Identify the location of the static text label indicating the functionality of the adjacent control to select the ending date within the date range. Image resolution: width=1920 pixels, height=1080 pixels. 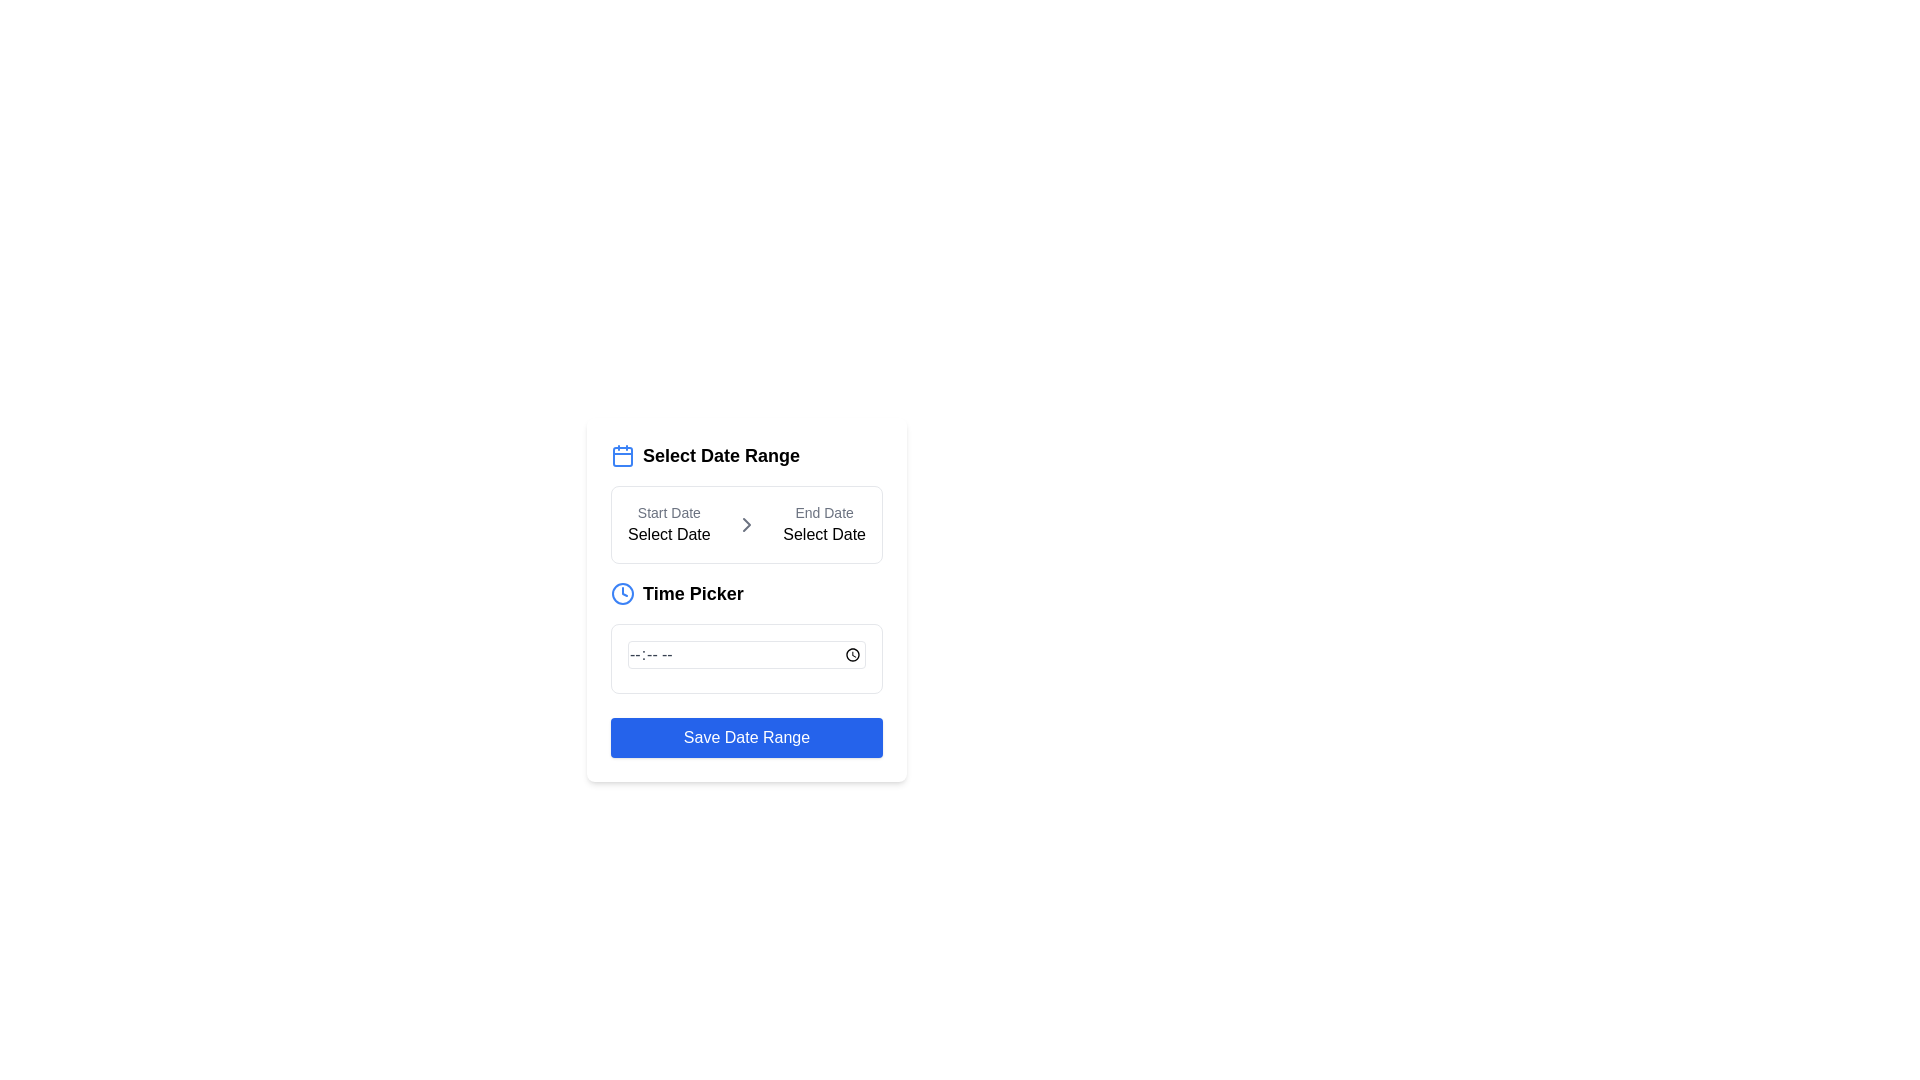
(824, 512).